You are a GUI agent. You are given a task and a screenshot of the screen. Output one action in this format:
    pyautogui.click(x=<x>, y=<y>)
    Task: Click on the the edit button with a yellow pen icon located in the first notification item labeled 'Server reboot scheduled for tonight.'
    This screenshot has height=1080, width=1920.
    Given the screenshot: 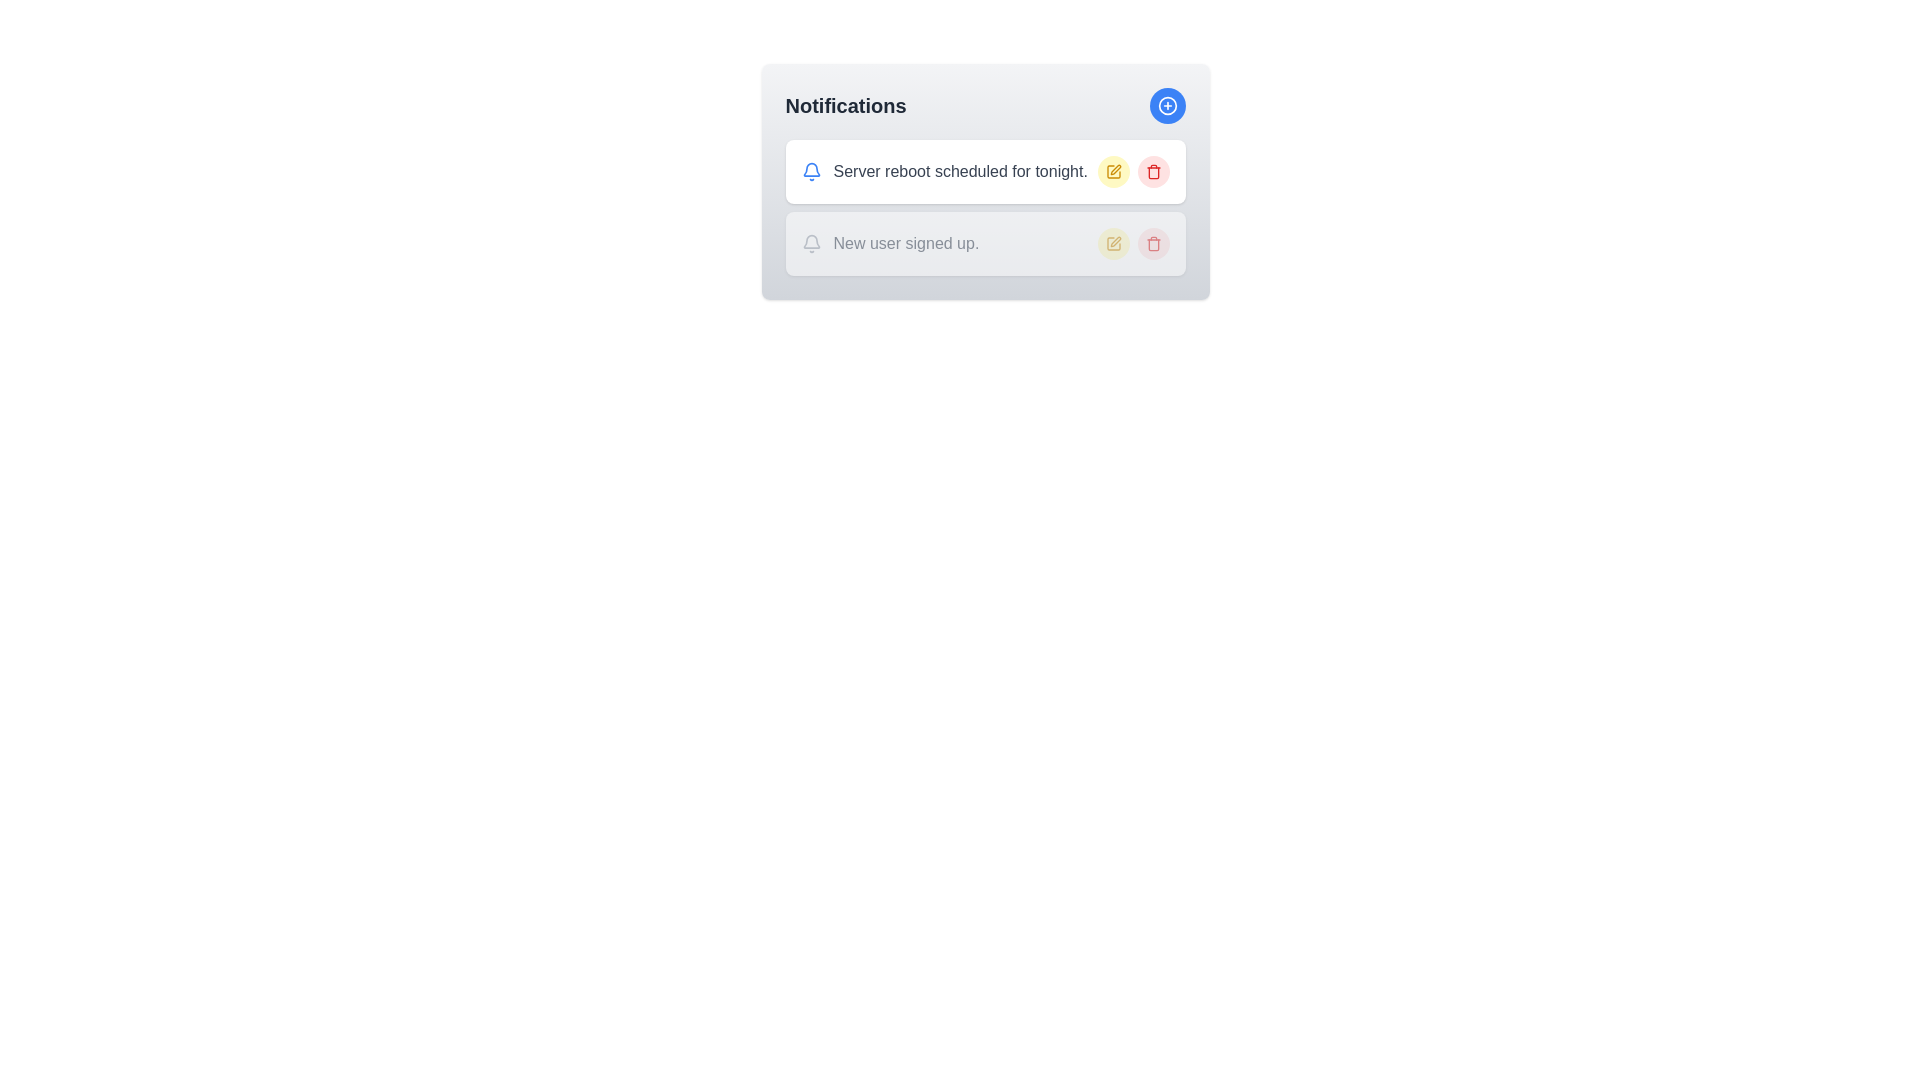 What is the action you would take?
    pyautogui.click(x=1112, y=171)
    